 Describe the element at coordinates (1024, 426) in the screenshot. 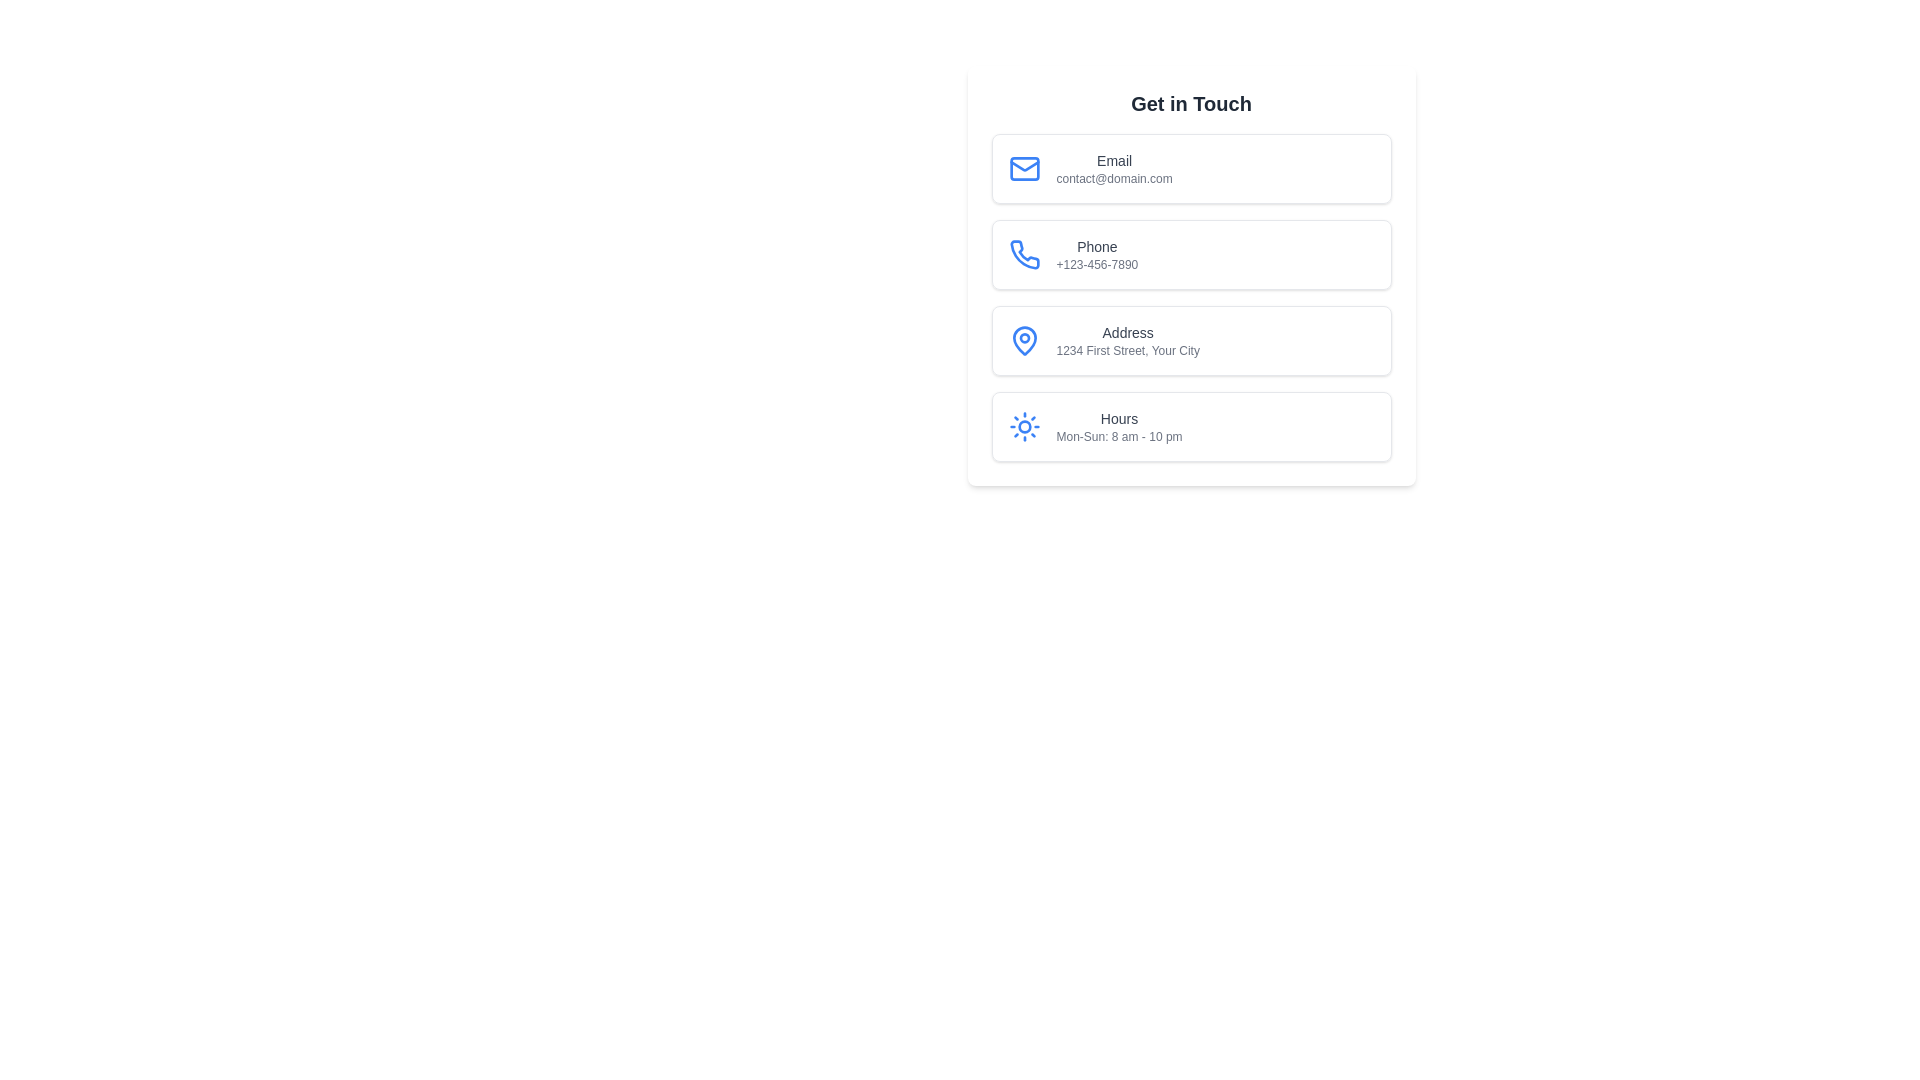

I see `the SVG Circle Element that serves as a decorative part of the sun icon in the 'Get in Touch' section, located in the fourth row of the contact information list` at that location.